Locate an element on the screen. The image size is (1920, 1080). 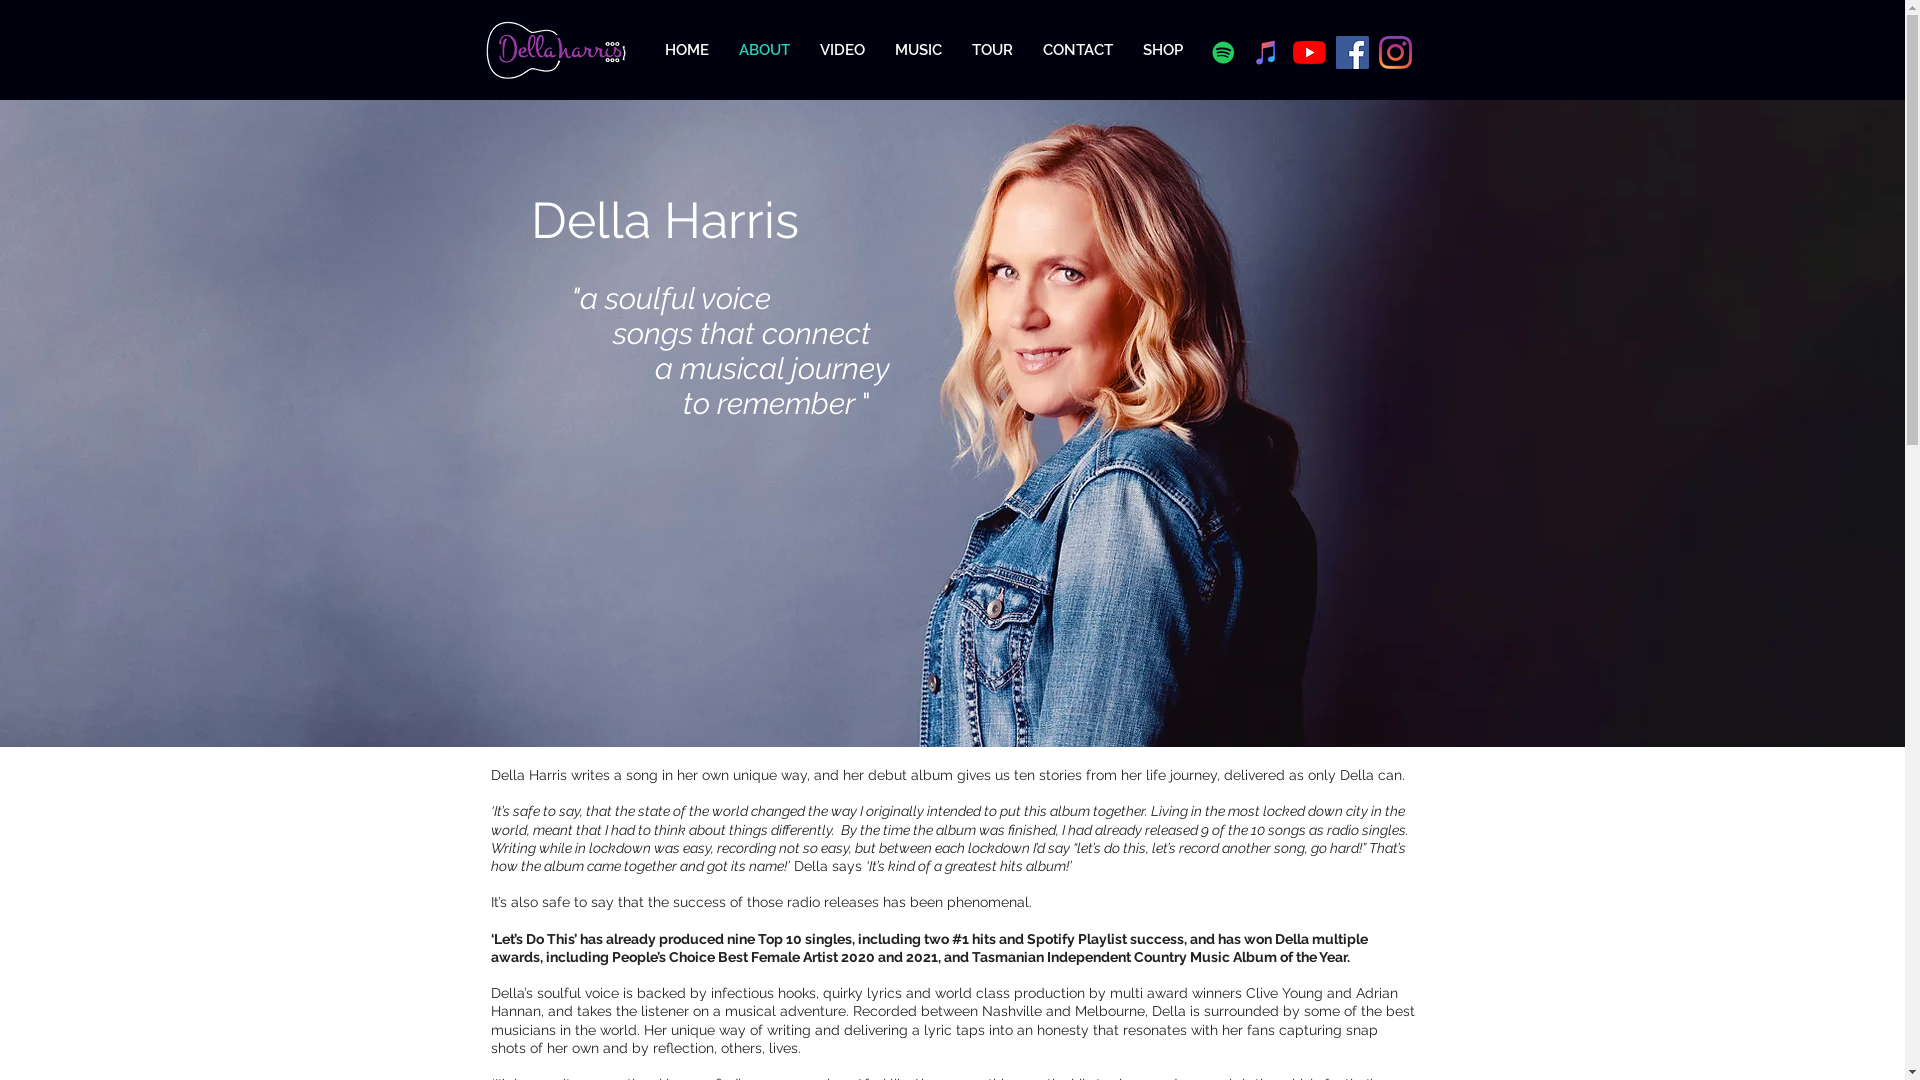
'TOUR' is located at coordinates (991, 49).